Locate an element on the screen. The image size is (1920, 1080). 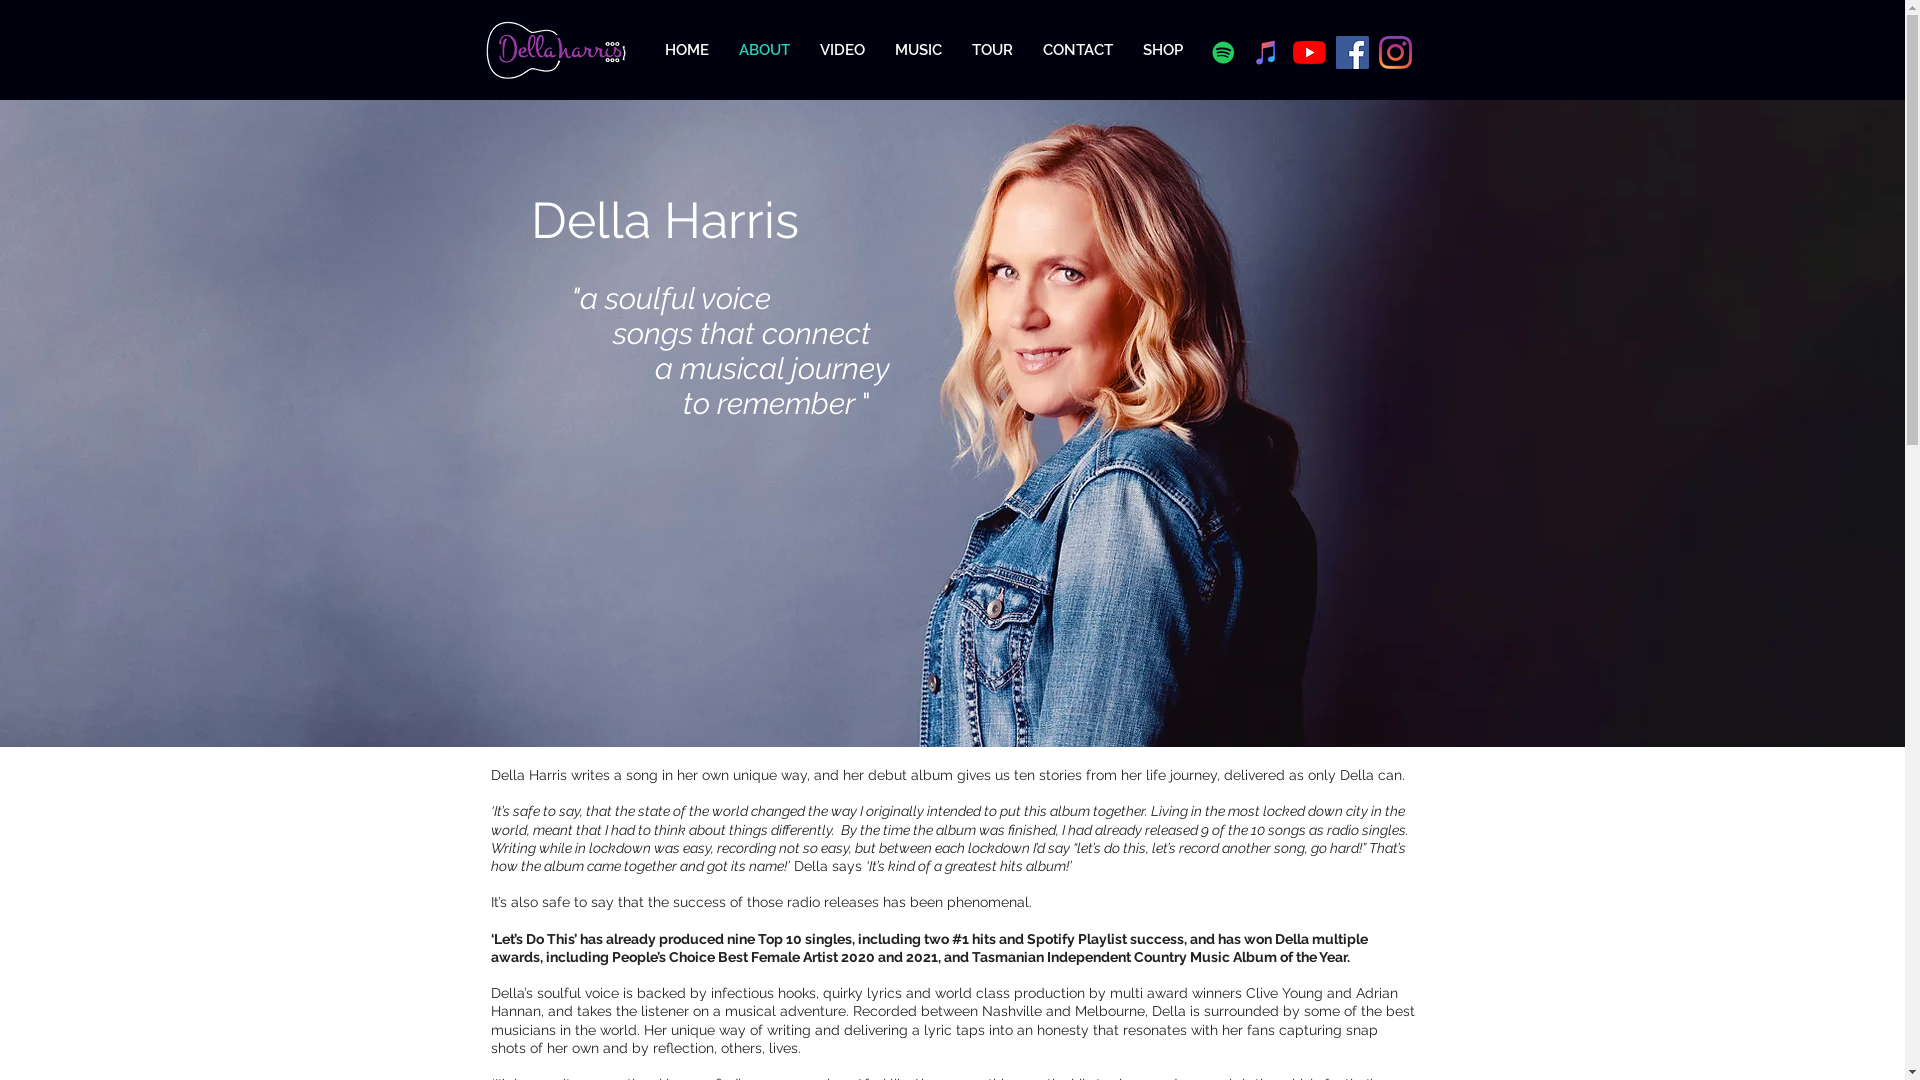
'TOUR' is located at coordinates (991, 49).